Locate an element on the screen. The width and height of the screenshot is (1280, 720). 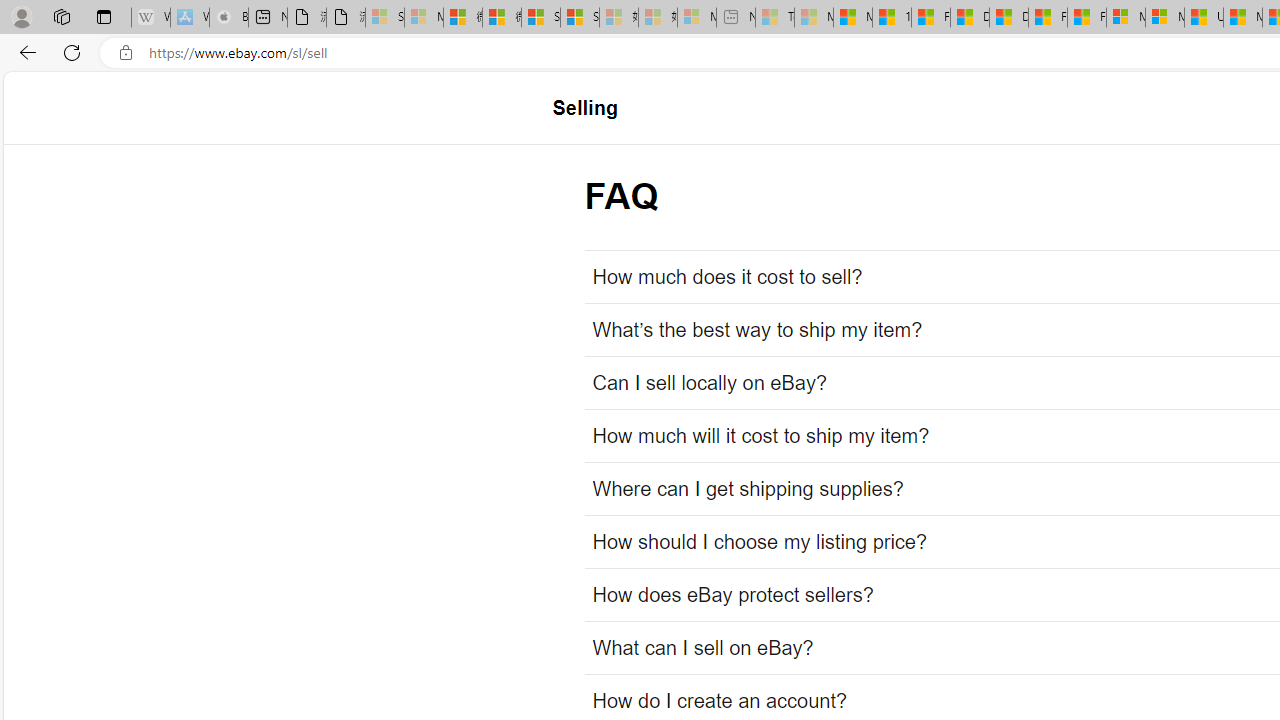
'US Heat Deaths Soared To Record High Last Year' is located at coordinates (1202, 17).